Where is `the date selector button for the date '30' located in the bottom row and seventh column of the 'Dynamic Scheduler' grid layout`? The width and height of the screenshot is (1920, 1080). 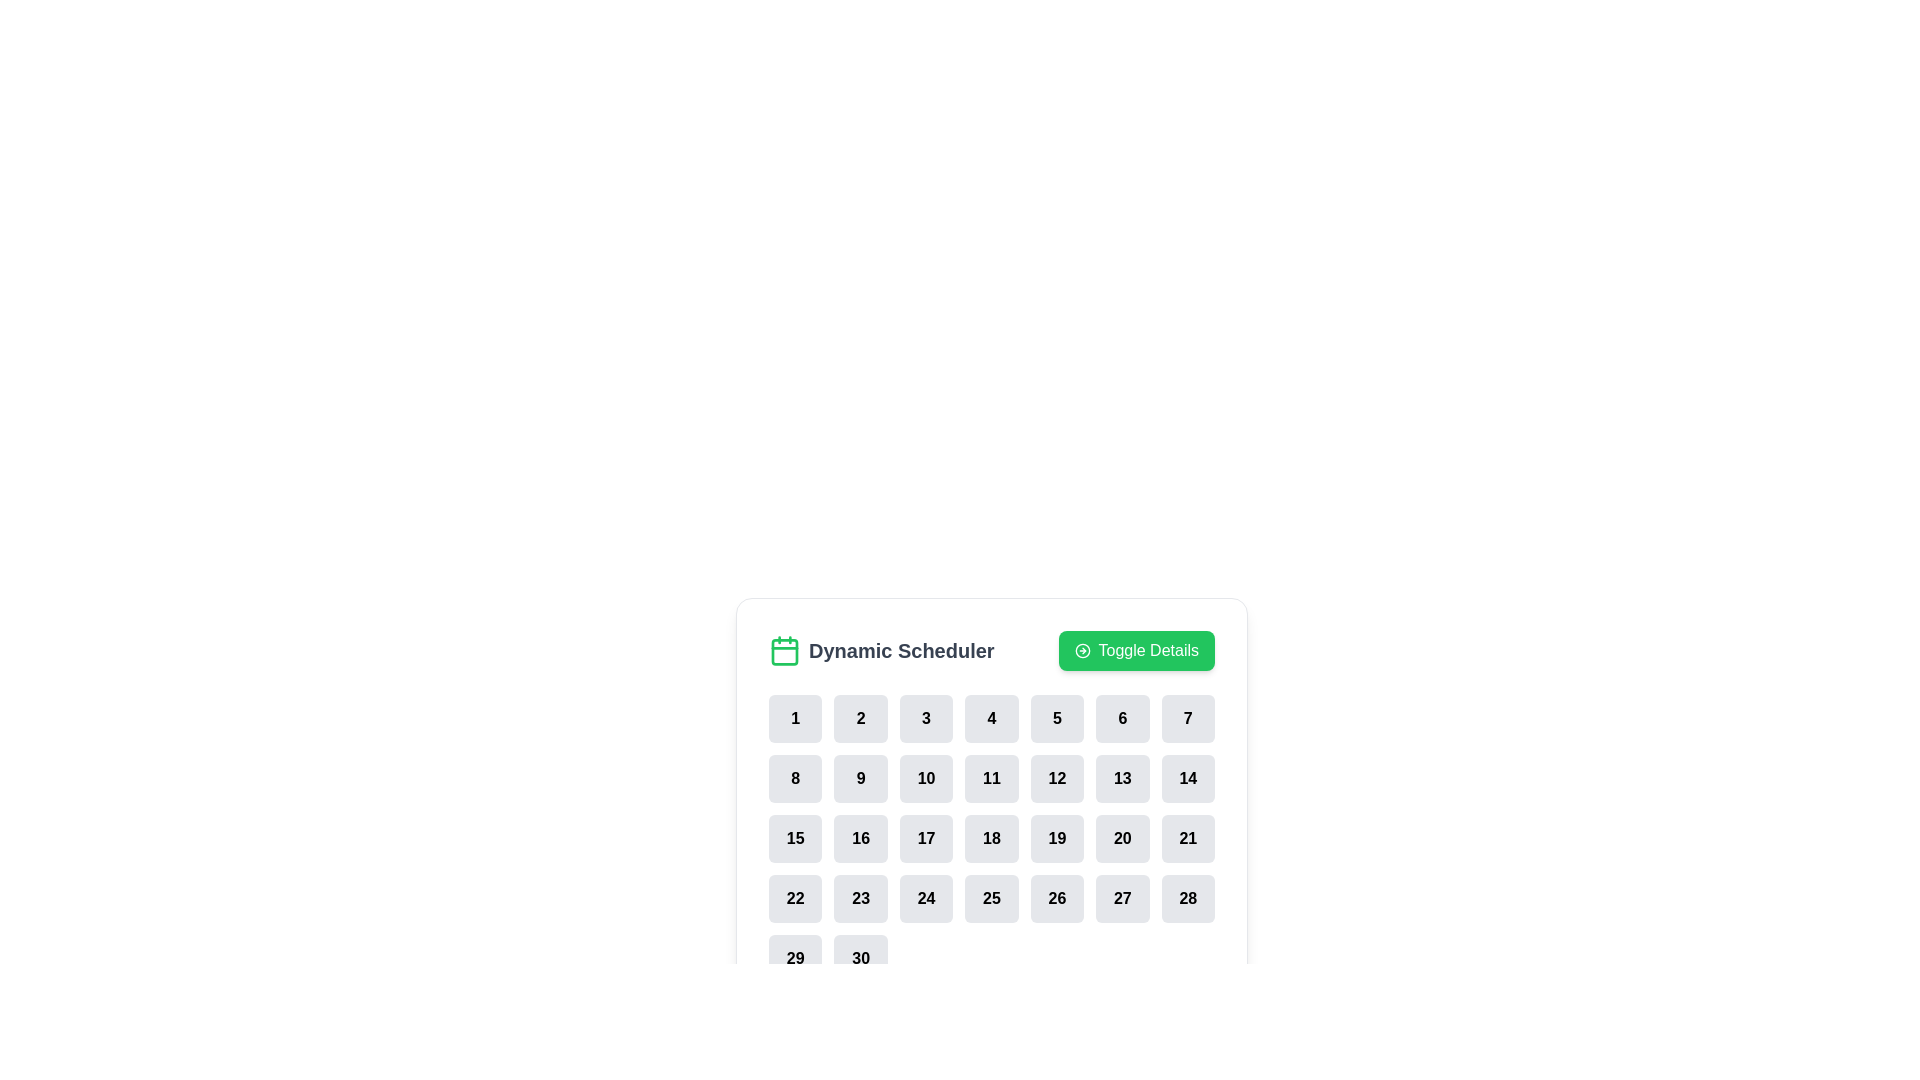
the date selector button for the date '30' located in the bottom row and seventh column of the 'Dynamic Scheduler' grid layout is located at coordinates (861, 958).